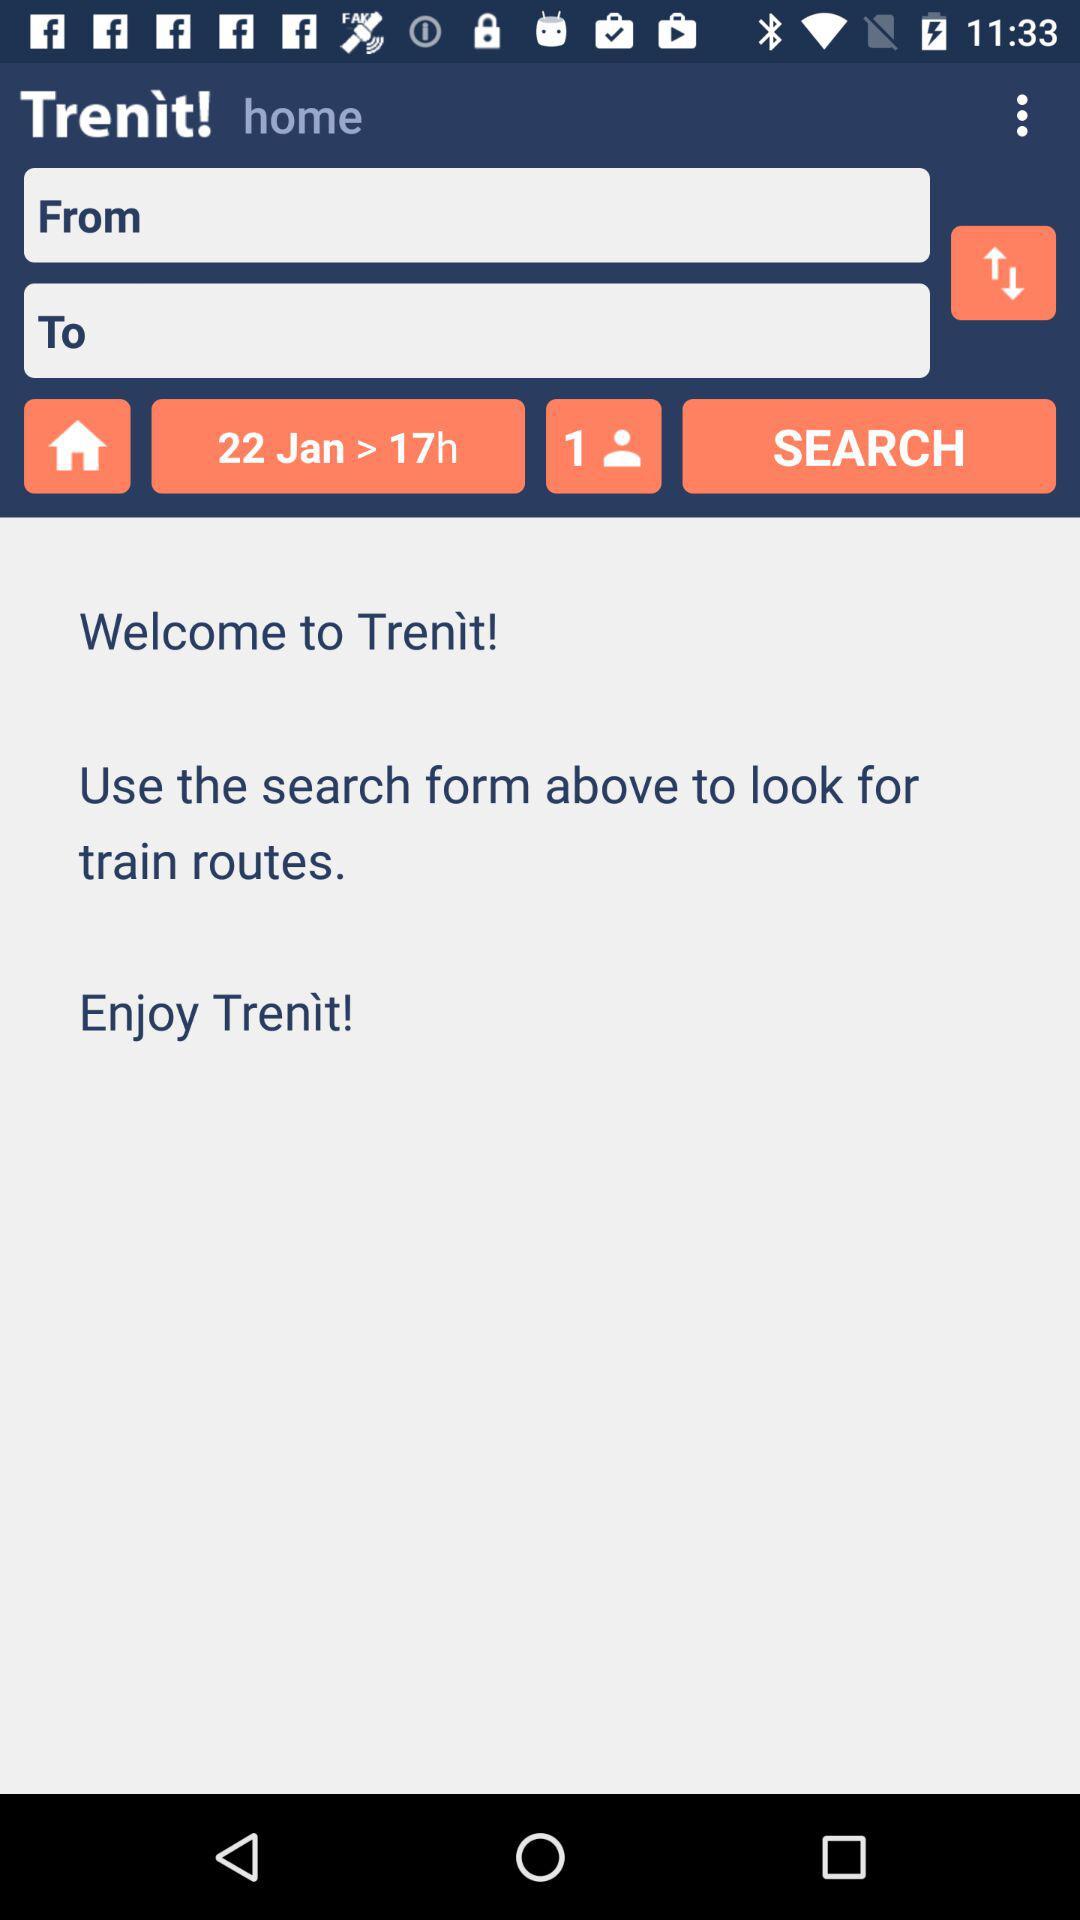  I want to click on from item, so click(81, 215).